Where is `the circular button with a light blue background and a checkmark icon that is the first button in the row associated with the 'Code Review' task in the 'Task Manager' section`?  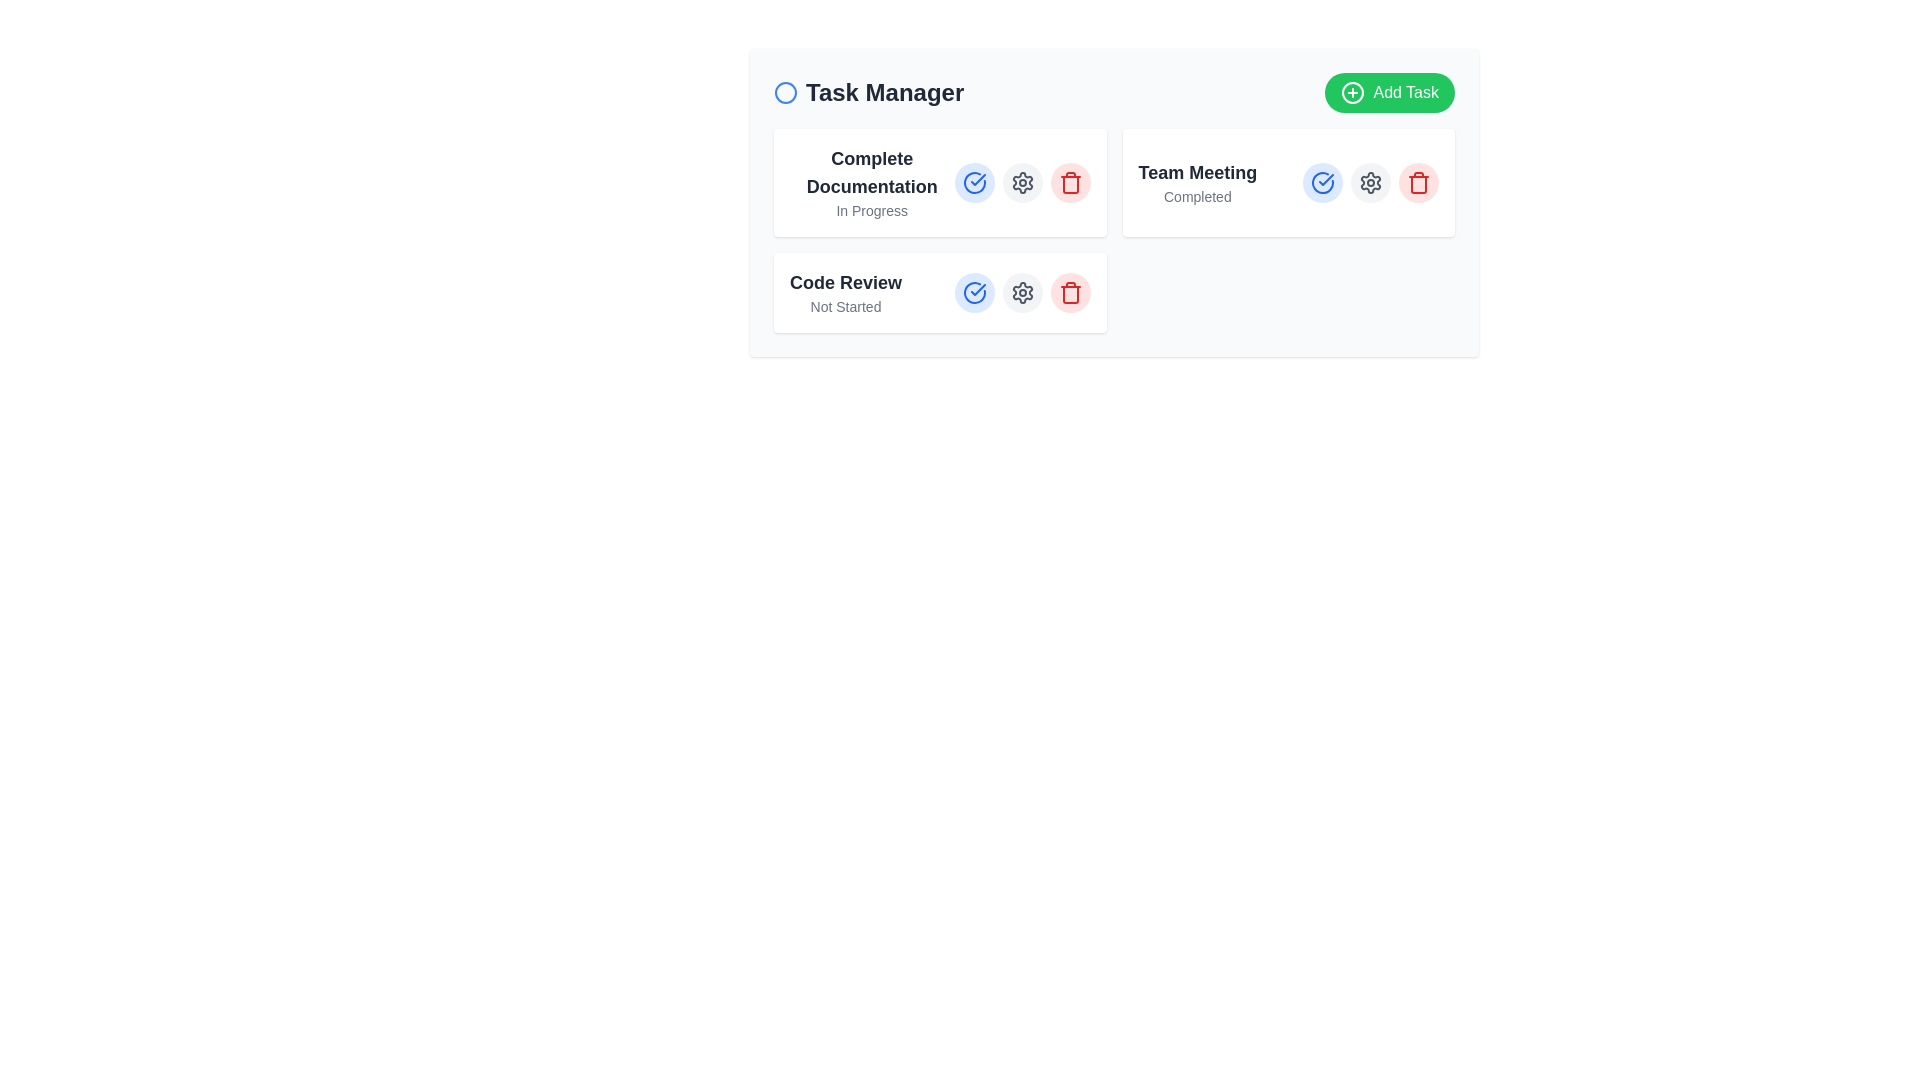 the circular button with a light blue background and a checkmark icon that is the first button in the row associated with the 'Code Review' task in the 'Task Manager' section is located at coordinates (974, 293).